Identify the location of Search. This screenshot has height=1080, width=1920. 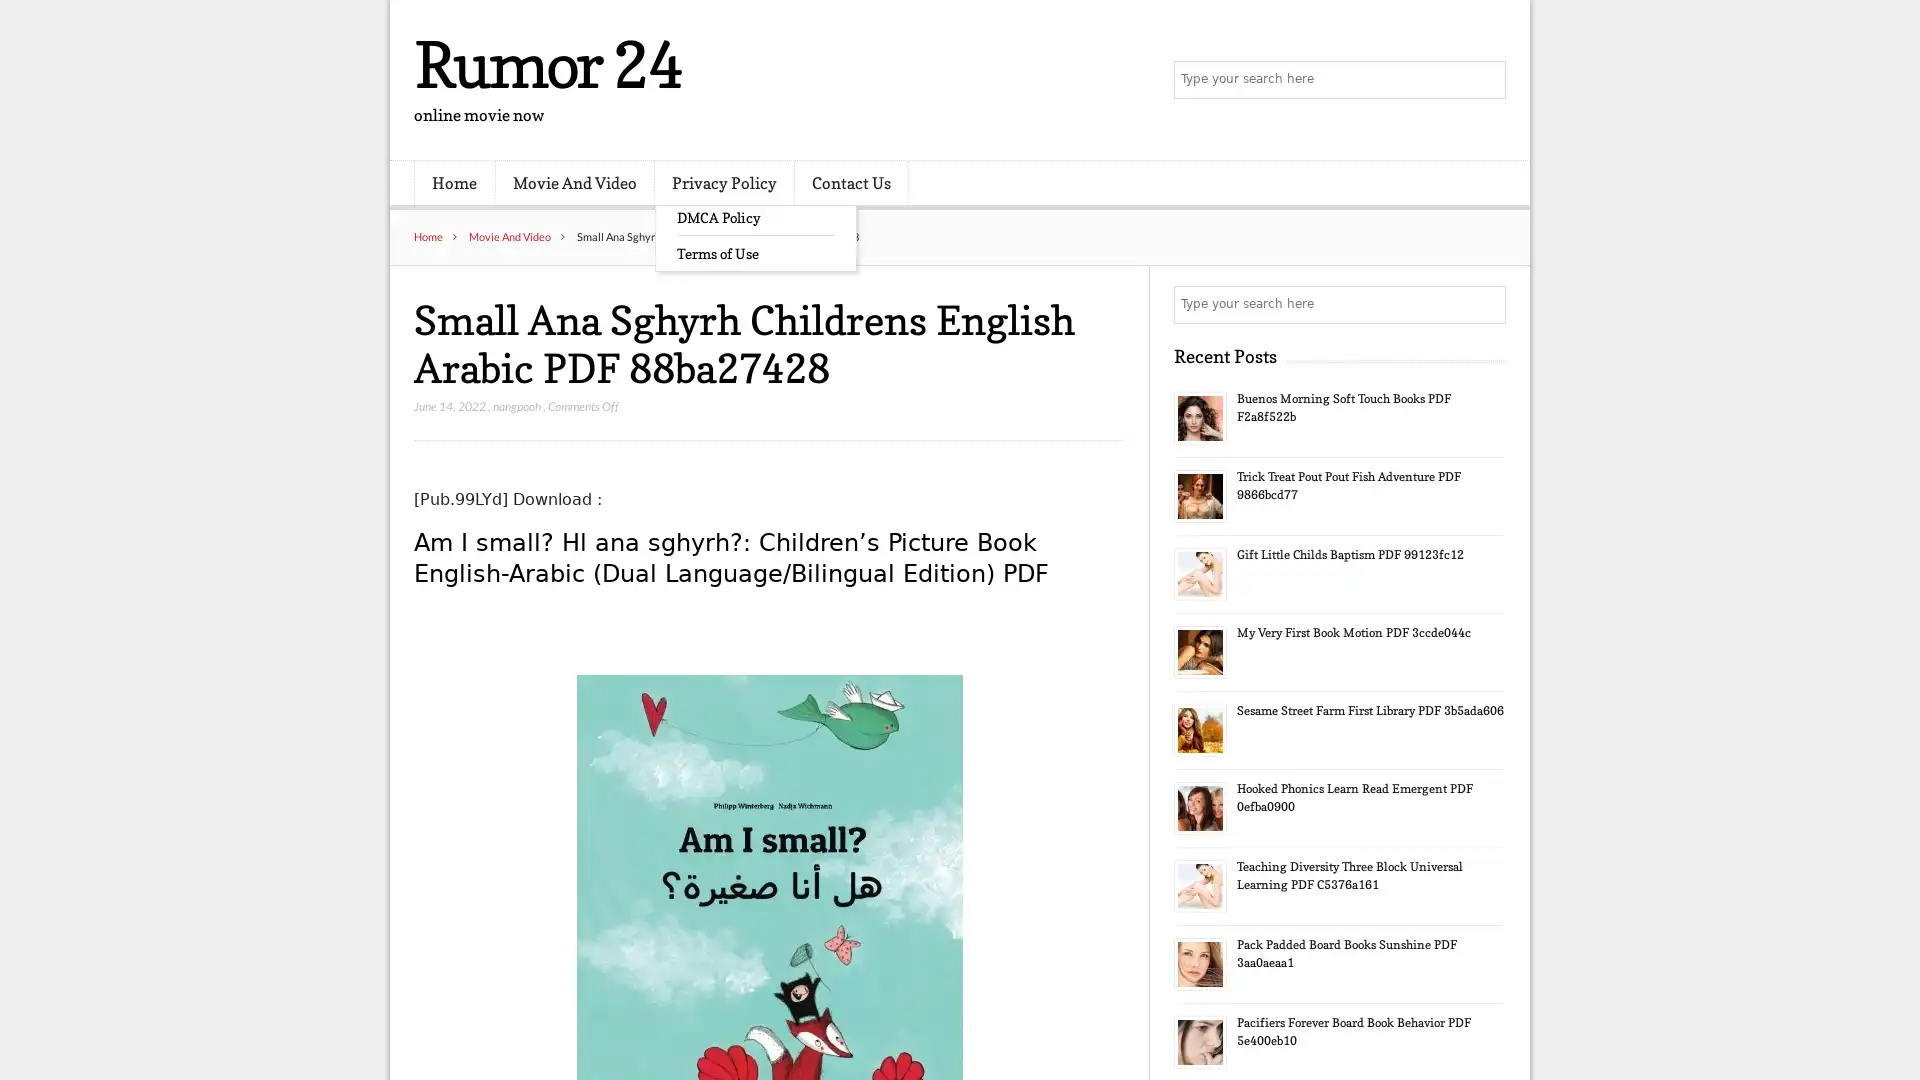
(1485, 304).